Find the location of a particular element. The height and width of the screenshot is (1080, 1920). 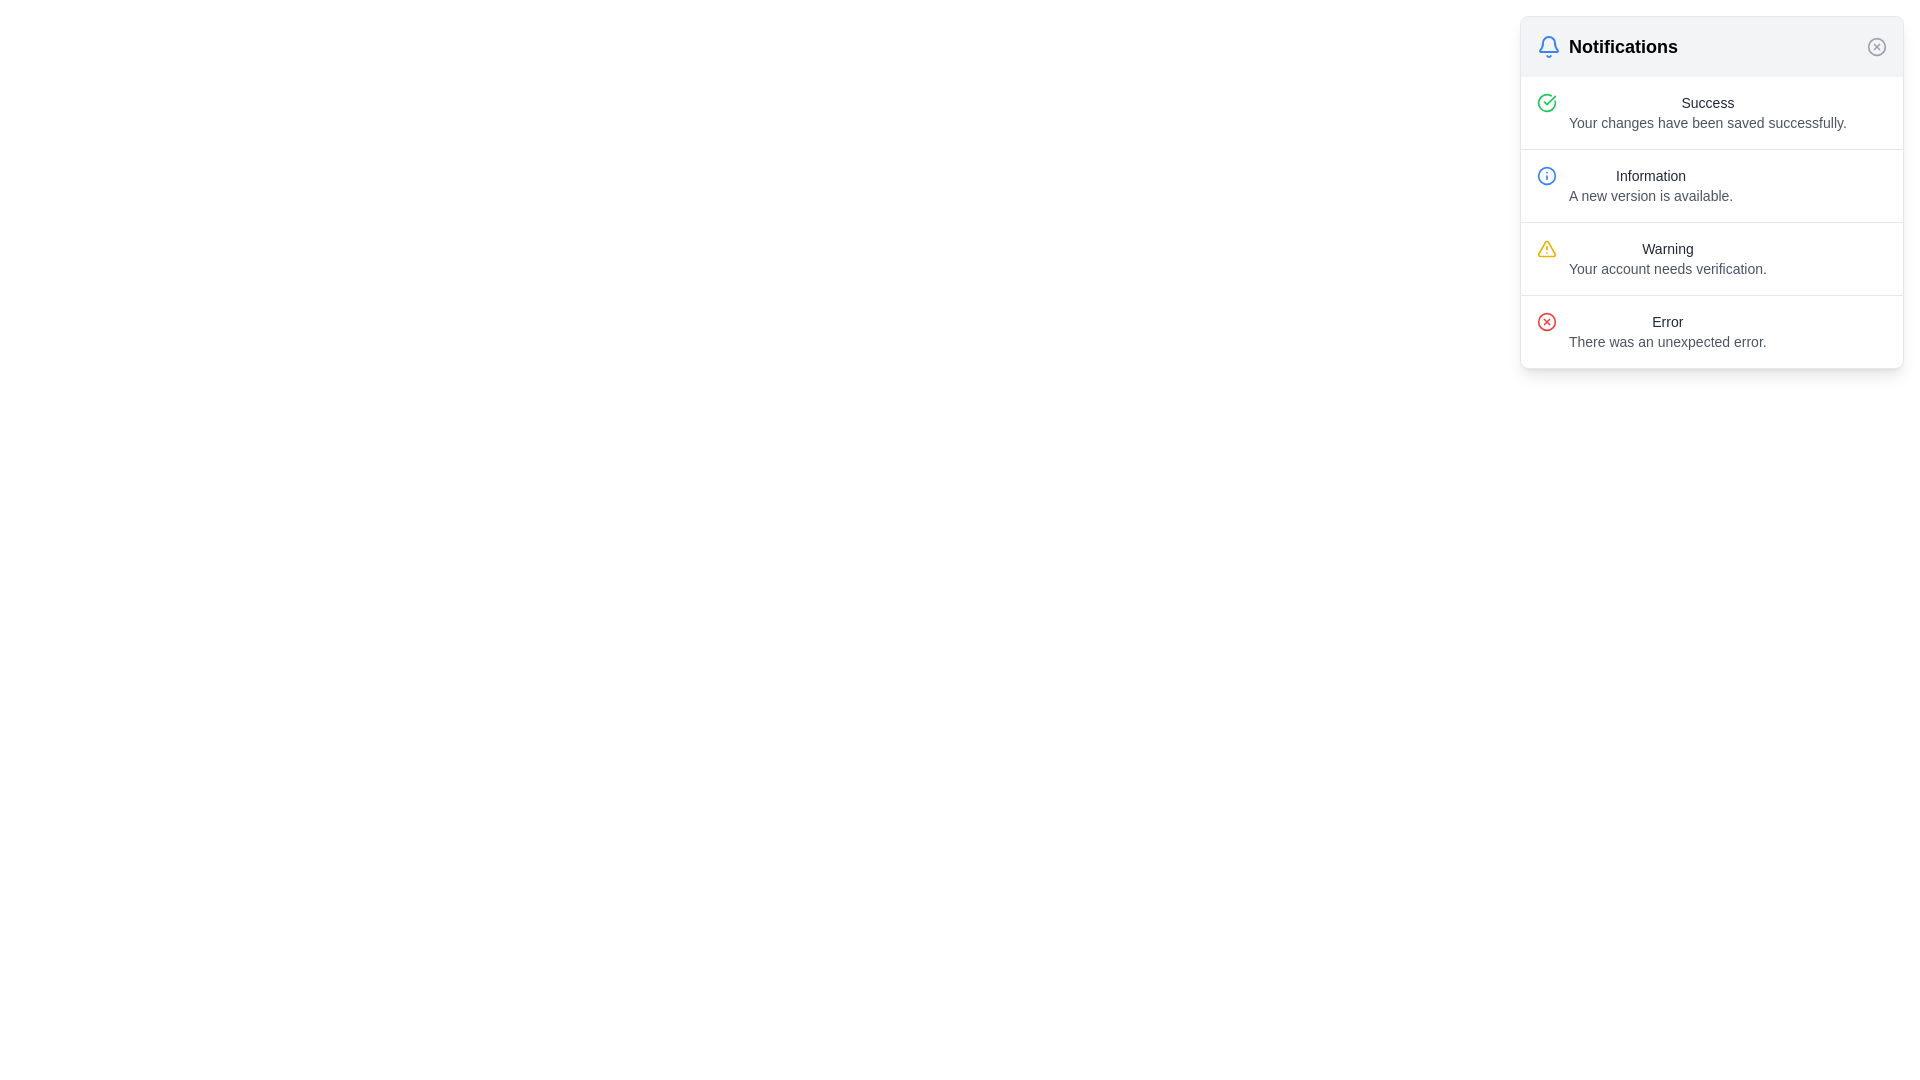

the informational Text Label indicating a new version availability, located in the notifications panel in the top-right corner of the user interface is located at coordinates (1651, 196).